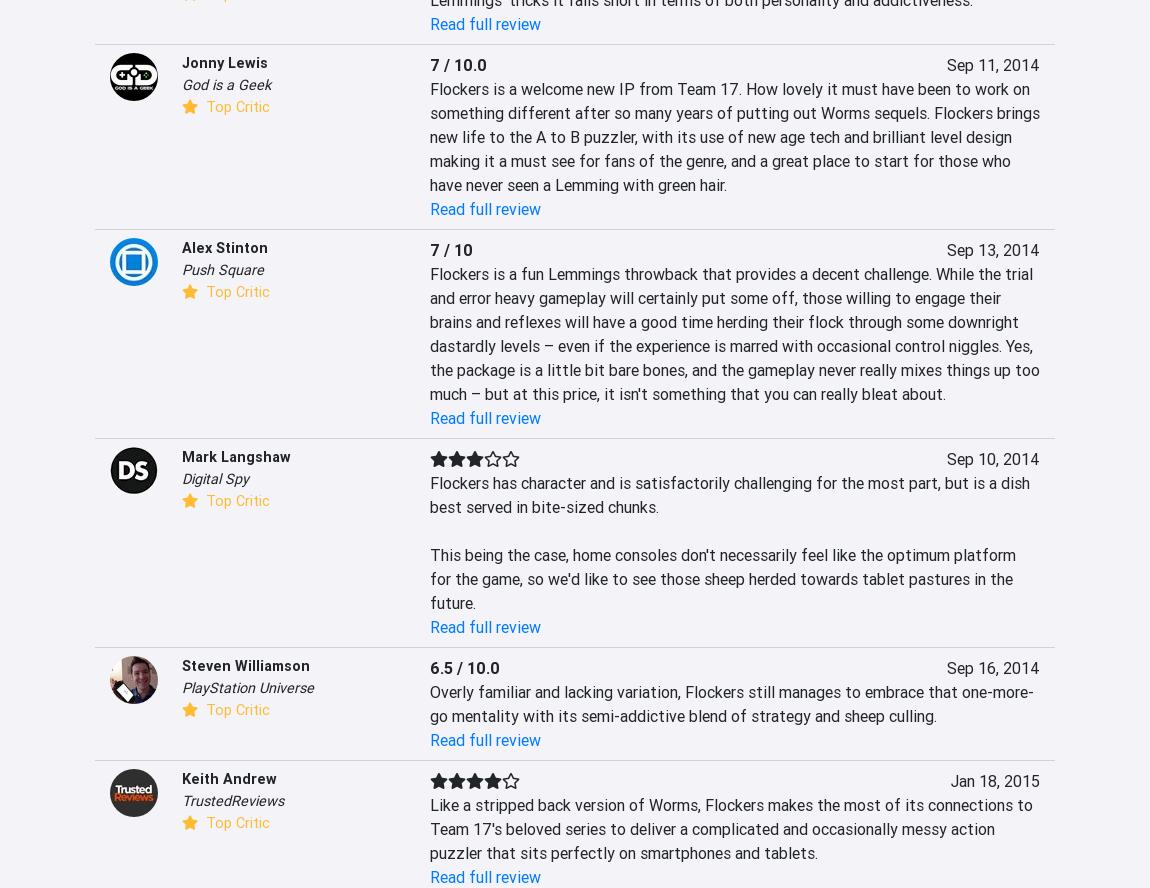 The height and width of the screenshot is (888, 1150). What do you see at coordinates (224, 248) in the screenshot?
I see `'Alex Stinton'` at bounding box center [224, 248].